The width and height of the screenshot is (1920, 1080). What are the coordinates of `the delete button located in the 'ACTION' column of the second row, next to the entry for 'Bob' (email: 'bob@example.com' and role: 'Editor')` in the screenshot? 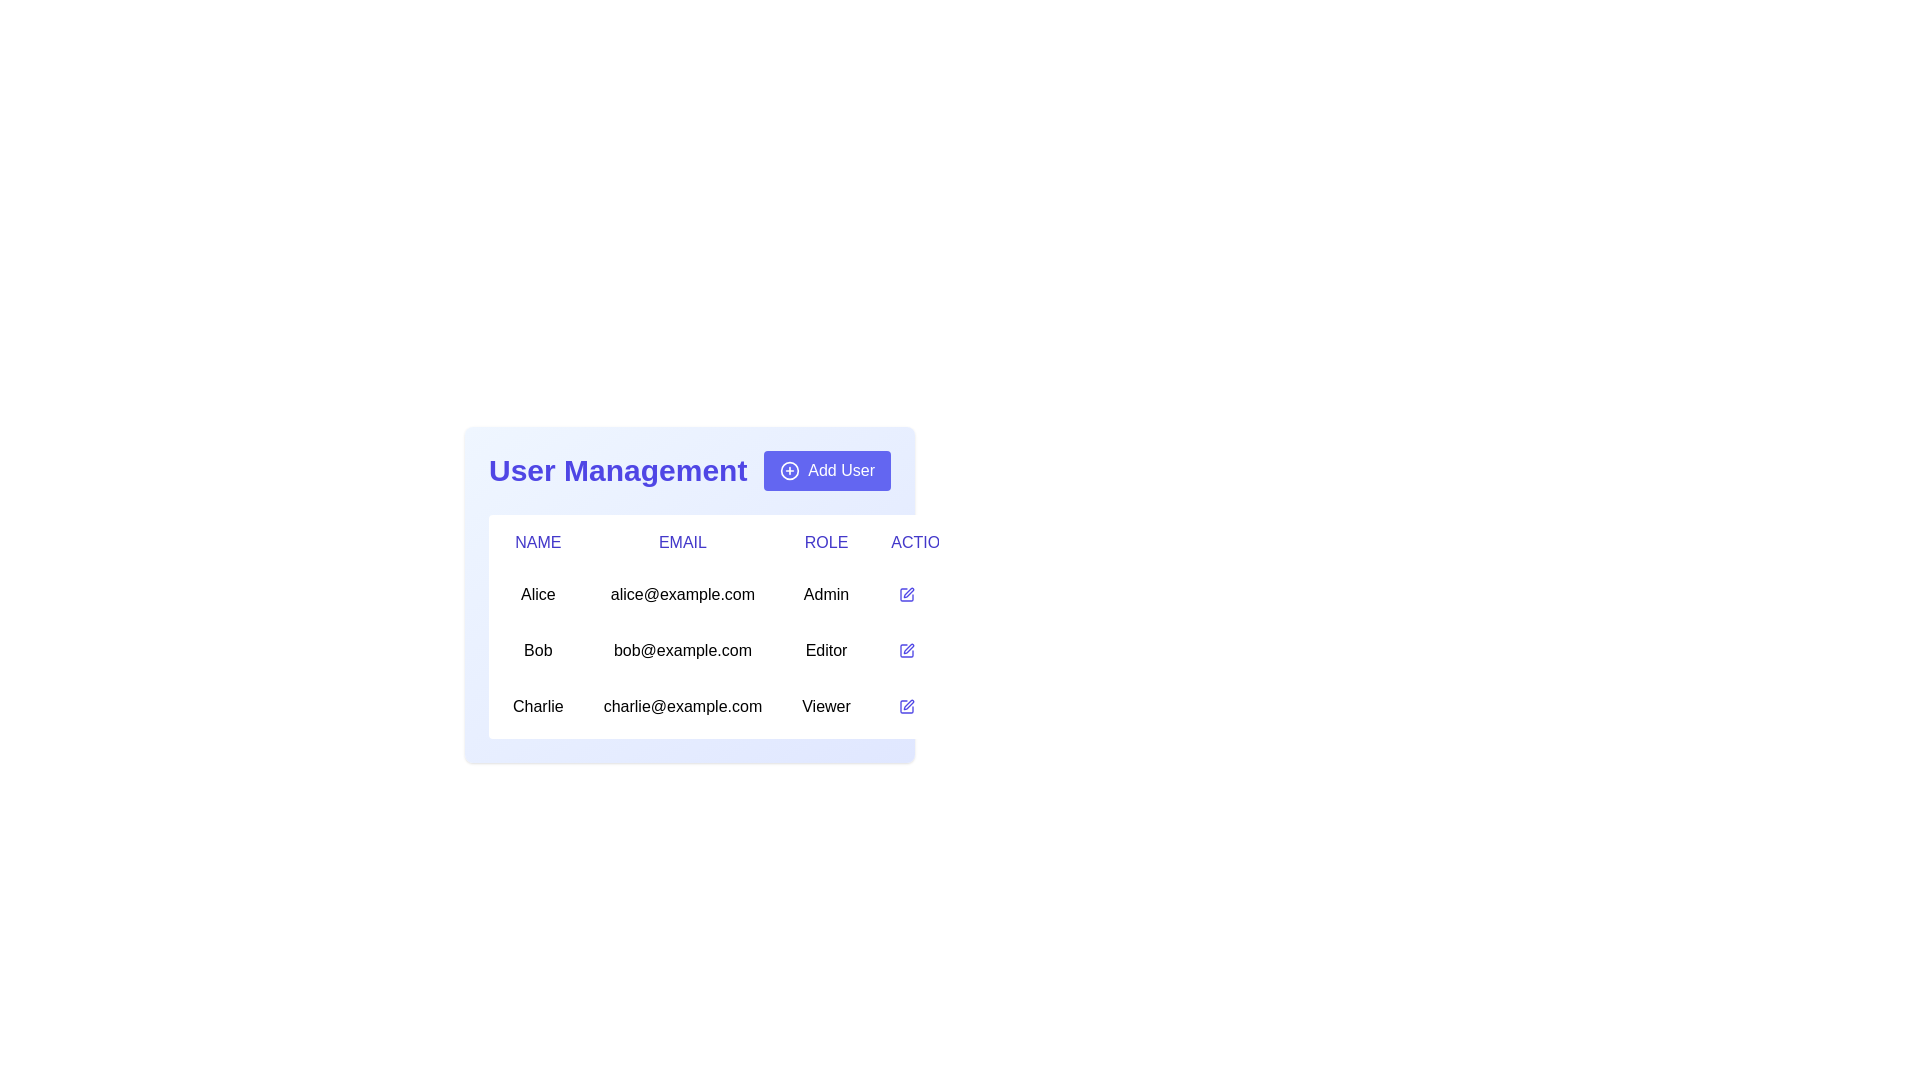 It's located at (945, 651).